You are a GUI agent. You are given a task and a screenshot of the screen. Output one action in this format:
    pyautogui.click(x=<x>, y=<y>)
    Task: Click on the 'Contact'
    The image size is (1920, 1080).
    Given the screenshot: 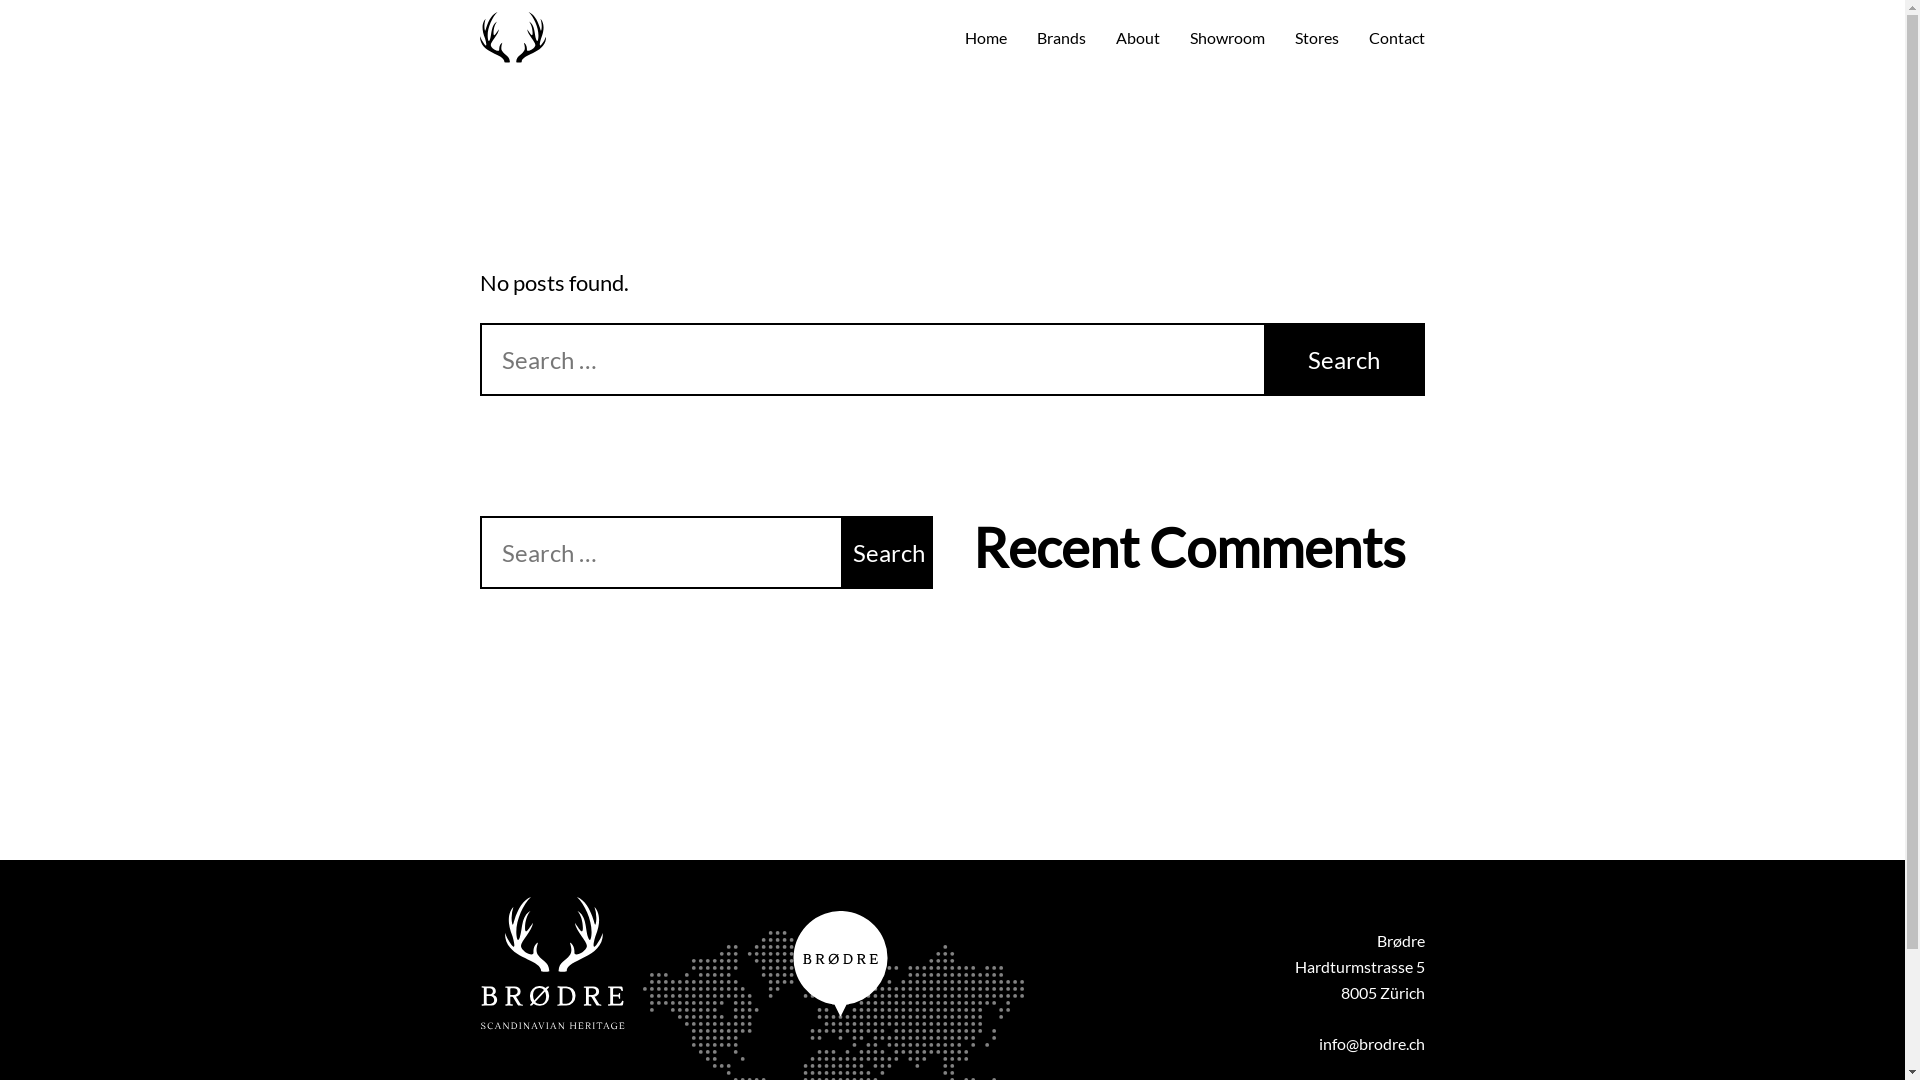 What is the action you would take?
    pyautogui.click(x=1395, y=37)
    